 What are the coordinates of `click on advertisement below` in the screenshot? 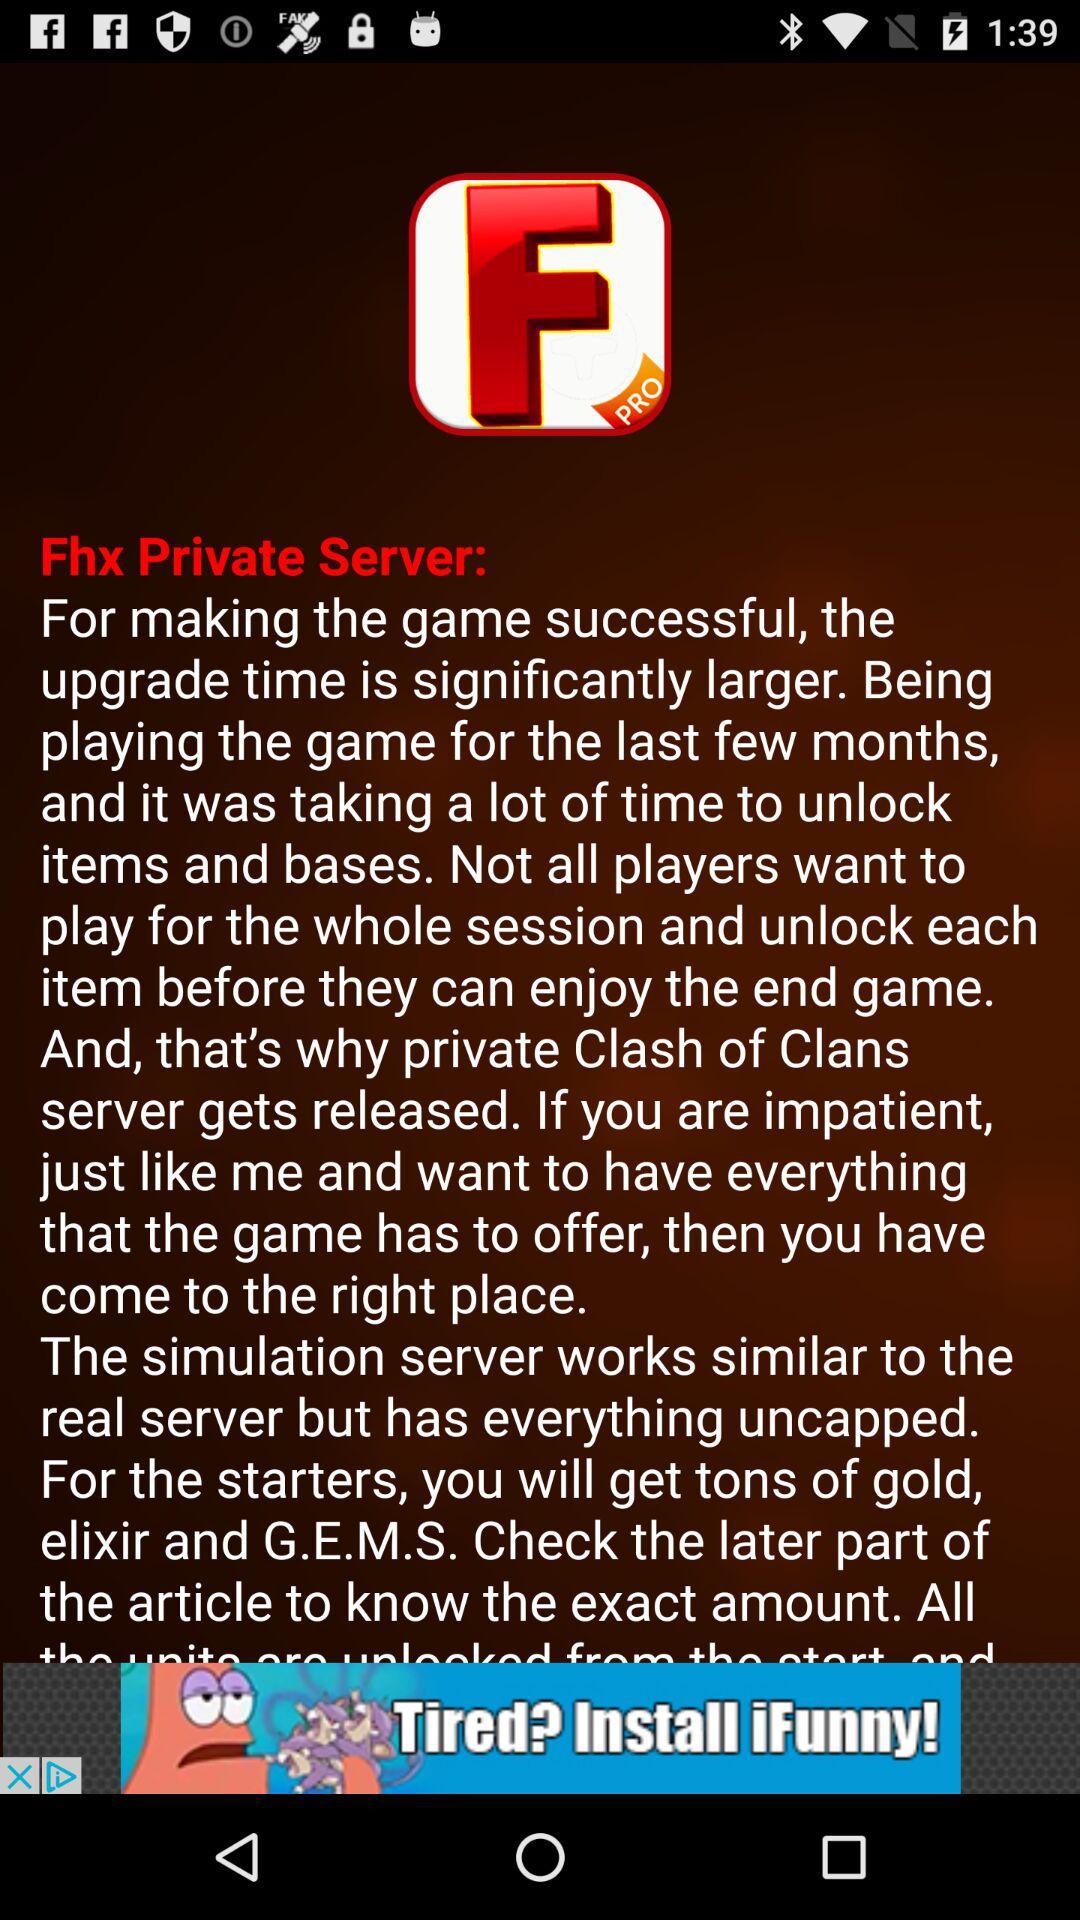 It's located at (540, 1727).